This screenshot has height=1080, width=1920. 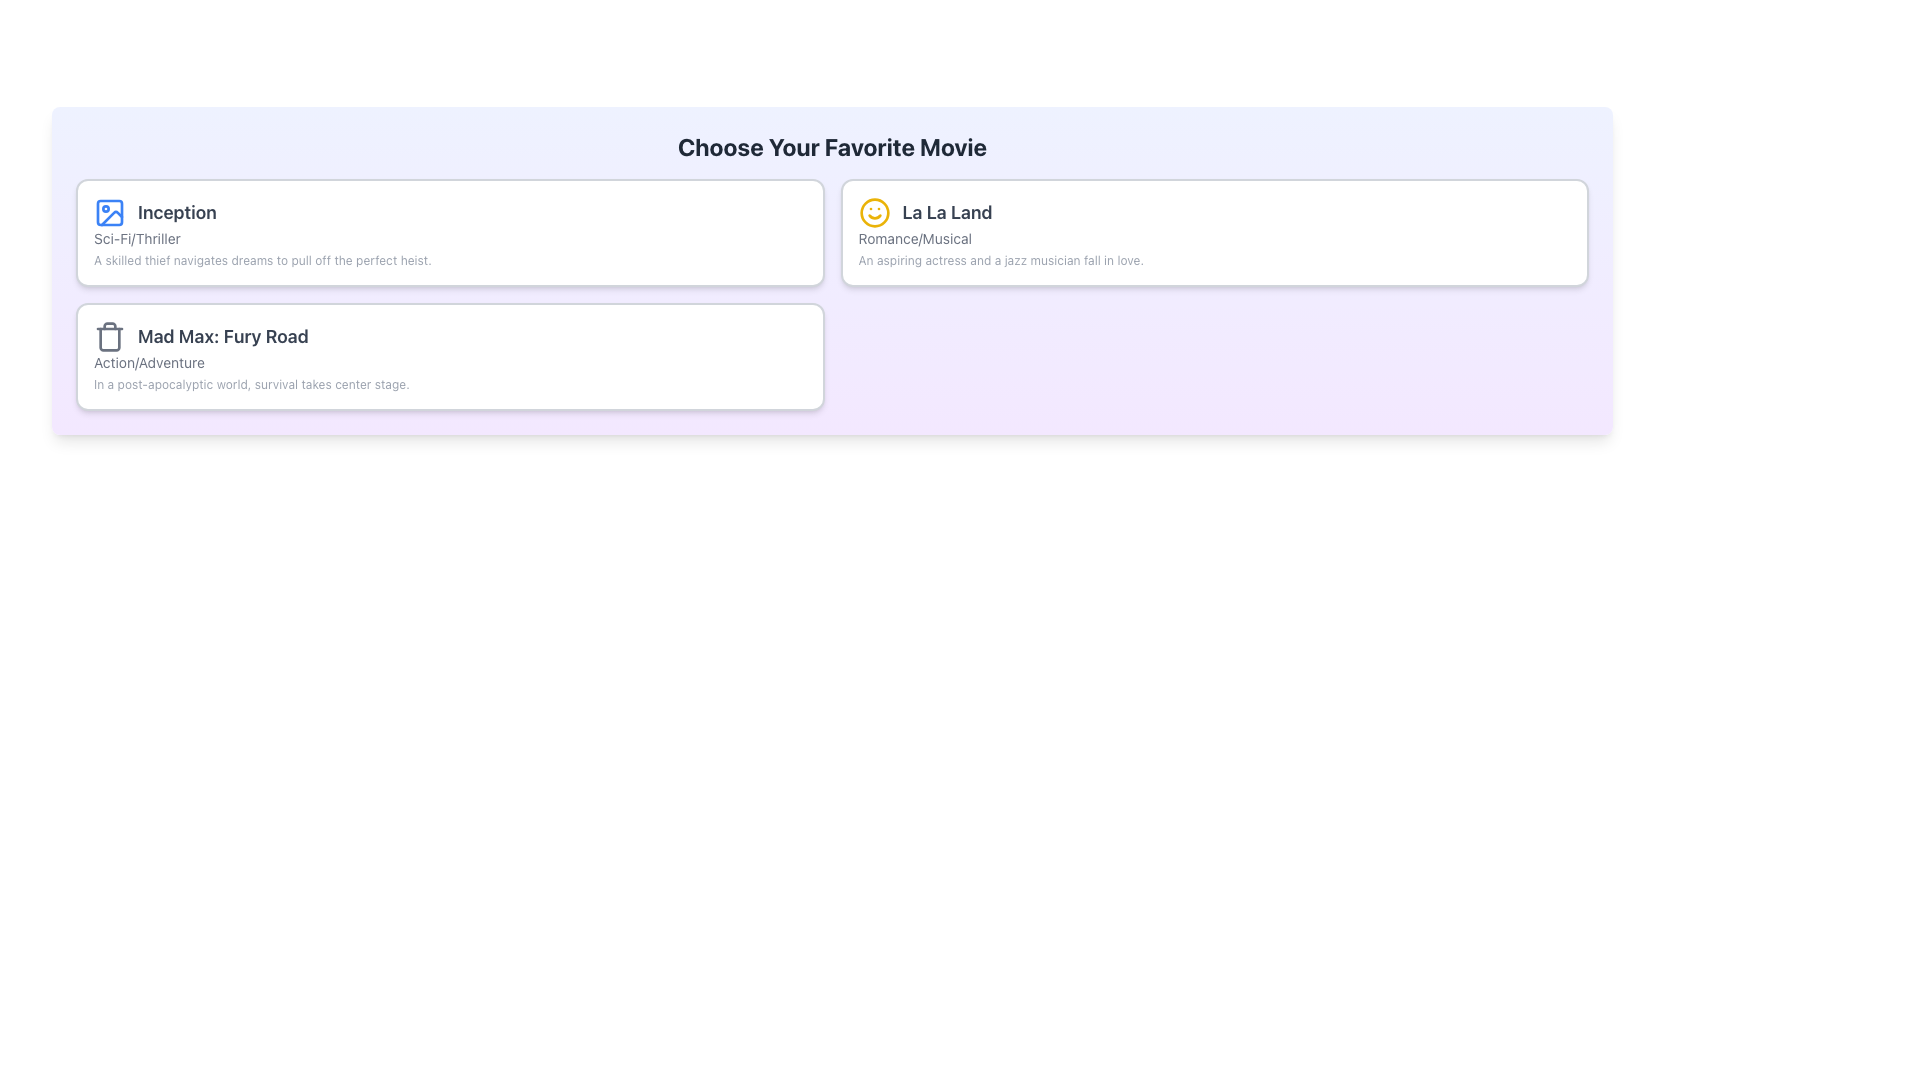 What do you see at coordinates (1001, 260) in the screenshot?
I see `the text label that provides a concise summary of the movie 'La La Land', located below the title and category within the card section` at bounding box center [1001, 260].